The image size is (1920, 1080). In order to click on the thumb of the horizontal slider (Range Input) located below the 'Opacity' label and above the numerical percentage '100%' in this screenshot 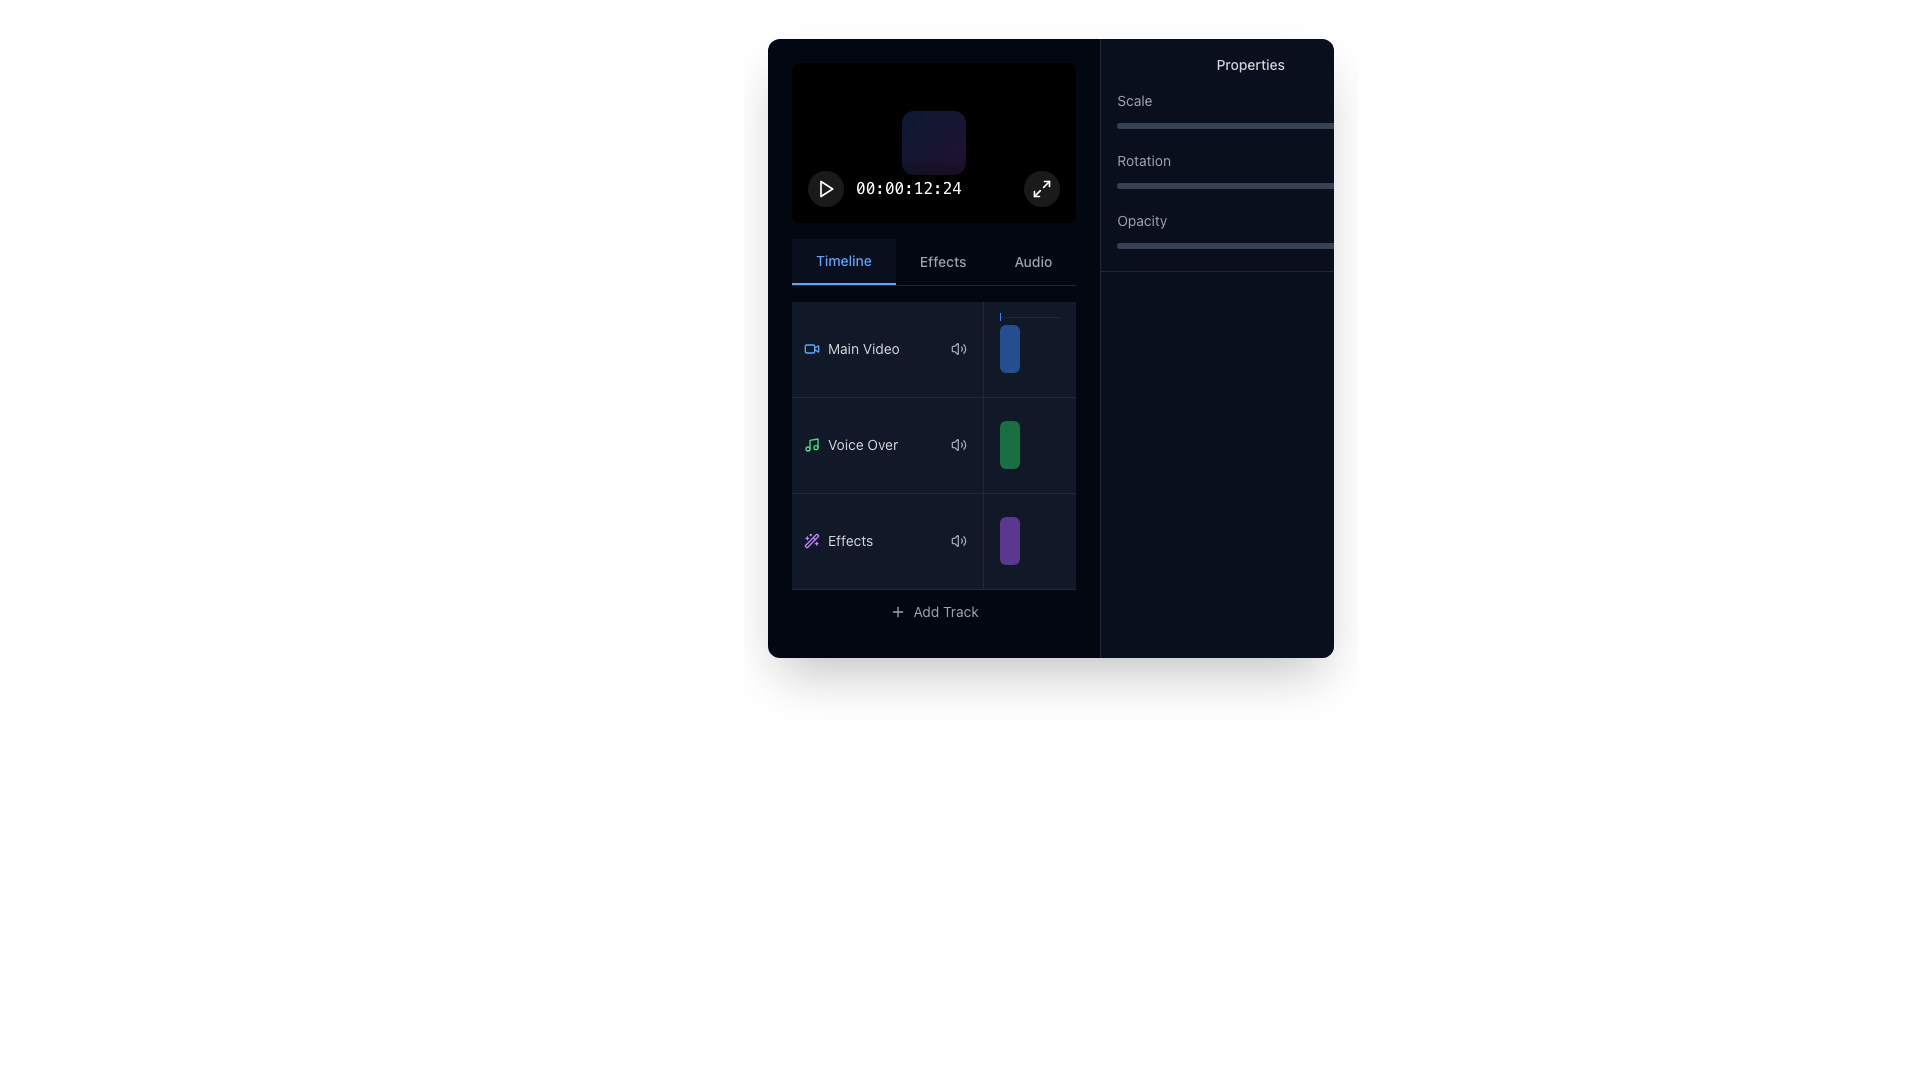, I will do `click(1249, 245)`.